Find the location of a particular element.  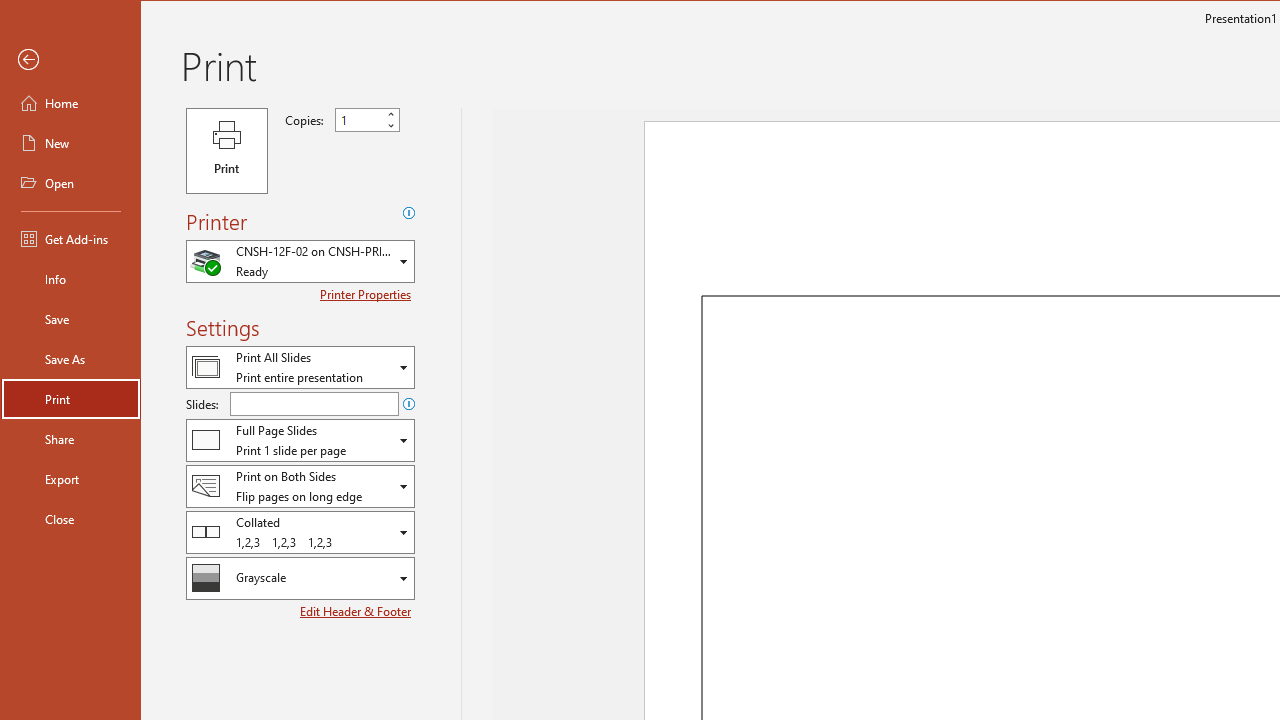

'New' is located at coordinates (71, 141).